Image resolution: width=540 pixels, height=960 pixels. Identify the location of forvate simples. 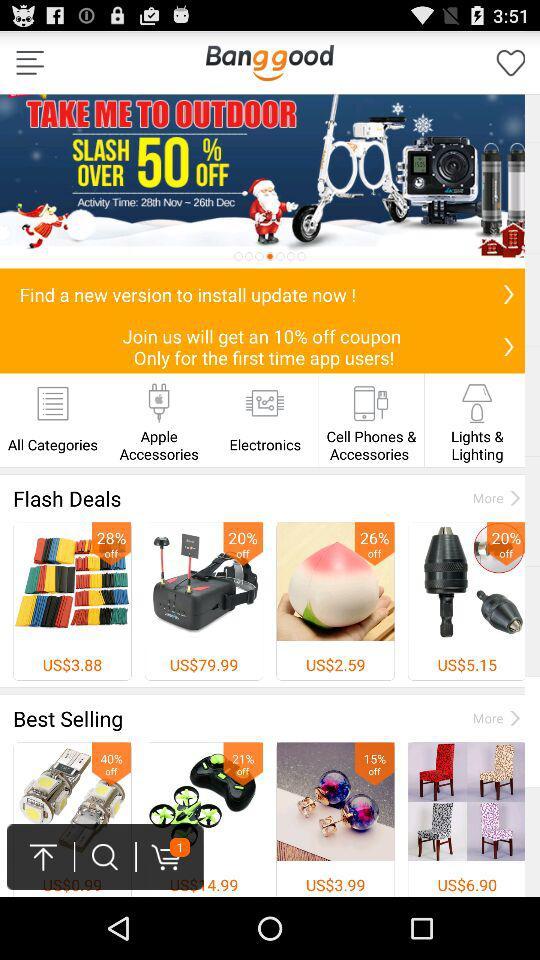
(511, 62).